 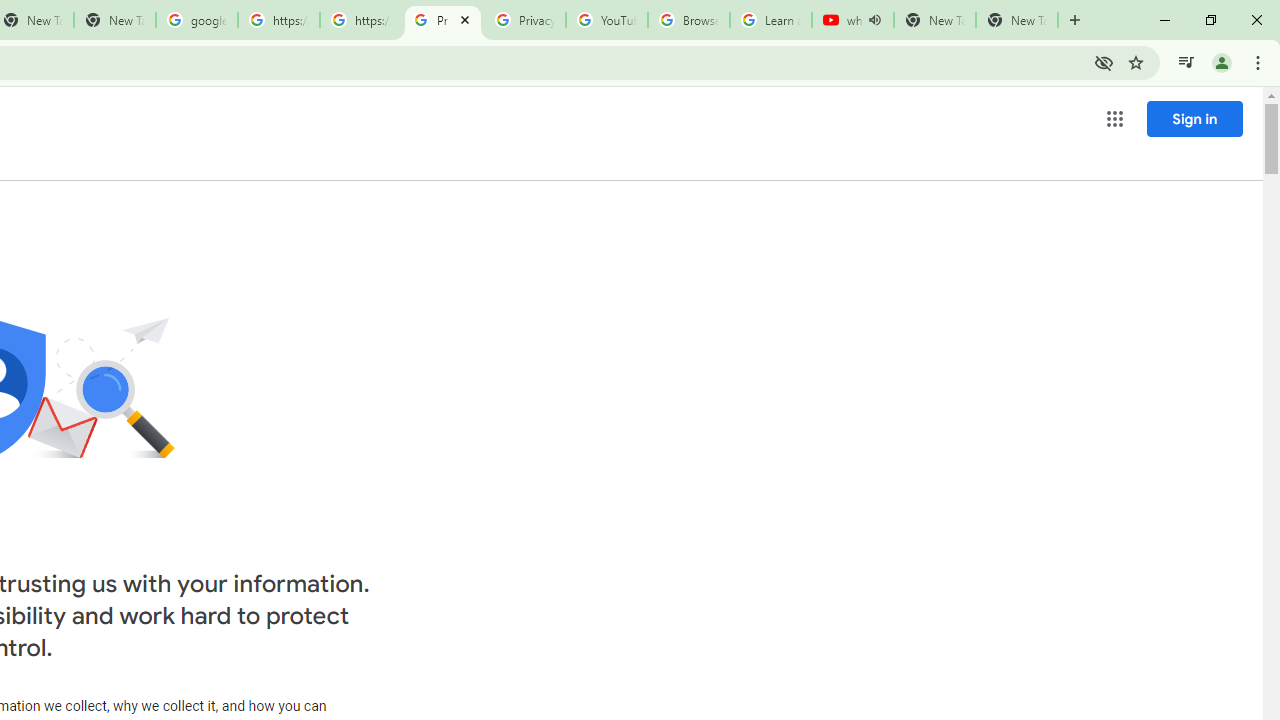 I want to click on 'YouTube', so click(x=605, y=20).